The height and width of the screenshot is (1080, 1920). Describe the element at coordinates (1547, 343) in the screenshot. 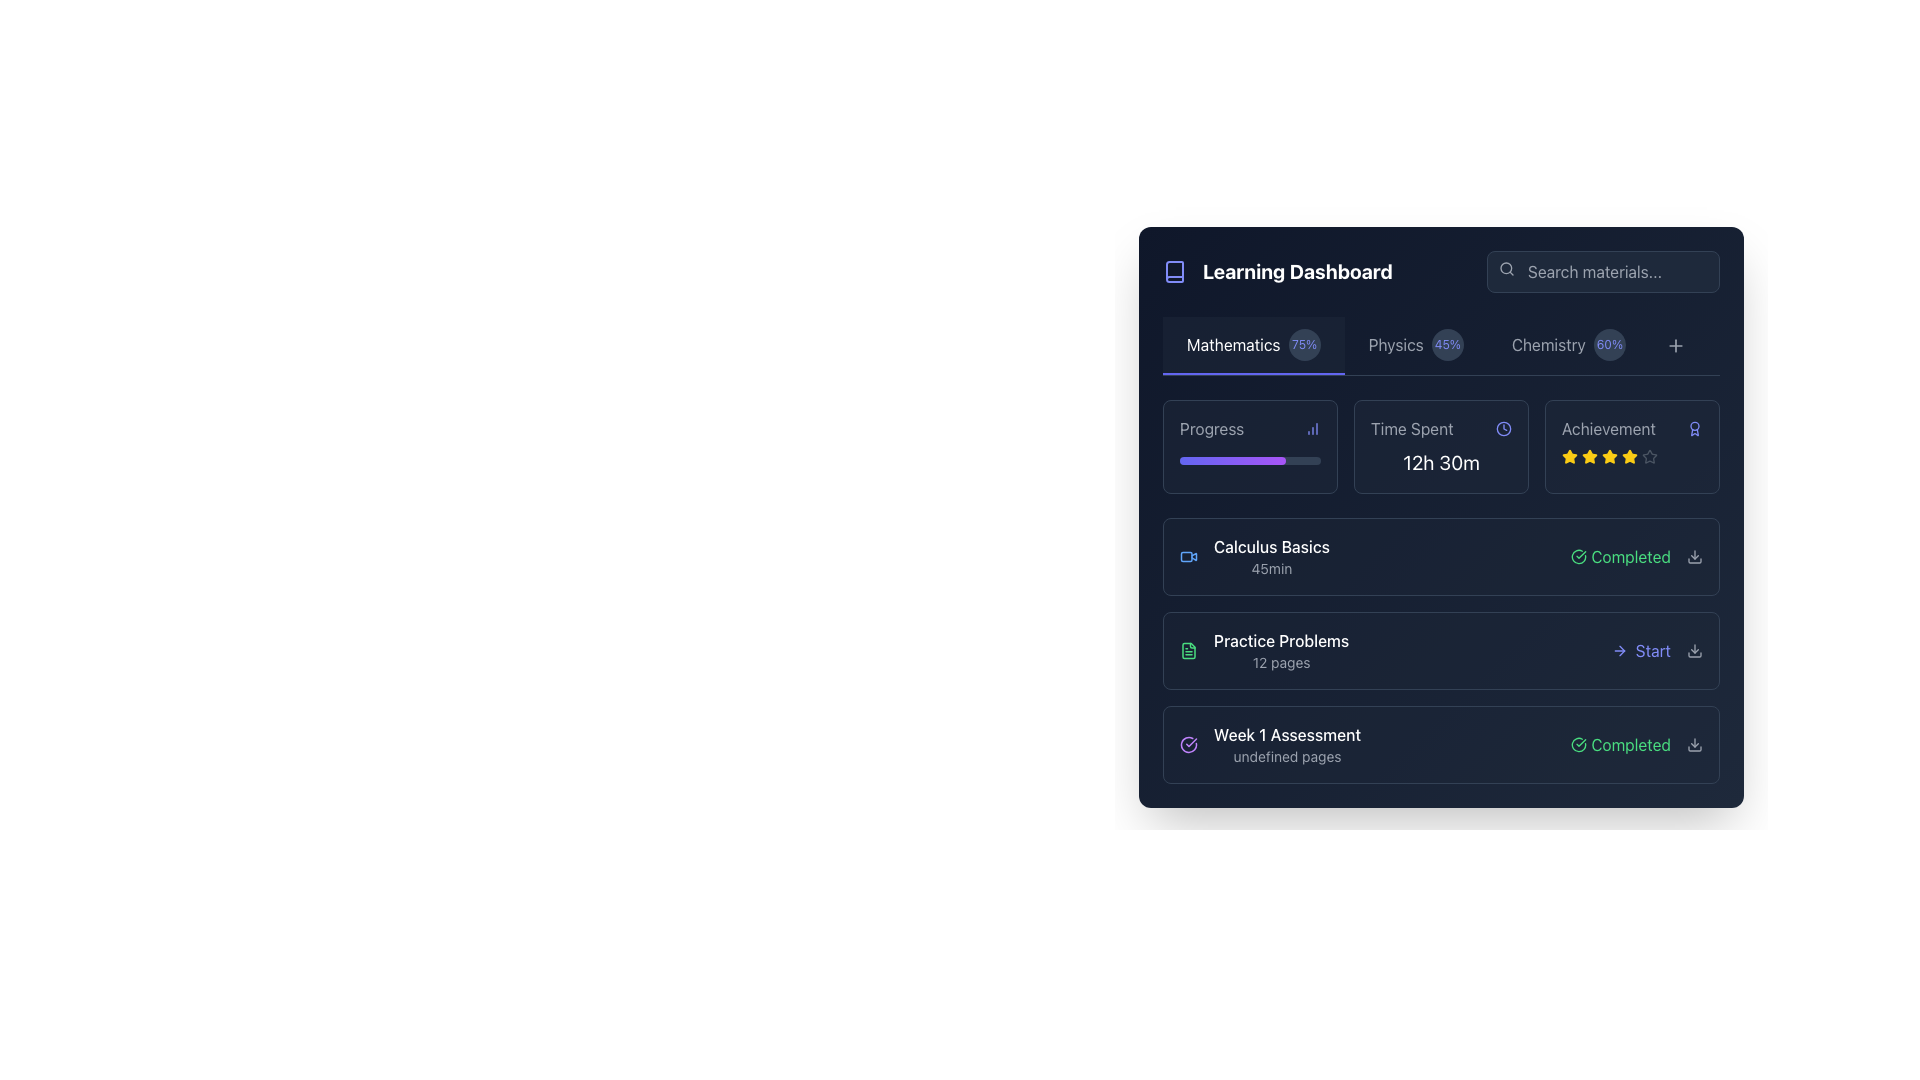

I see `the 'Chemistry' text label in the learning dashboard` at that location.